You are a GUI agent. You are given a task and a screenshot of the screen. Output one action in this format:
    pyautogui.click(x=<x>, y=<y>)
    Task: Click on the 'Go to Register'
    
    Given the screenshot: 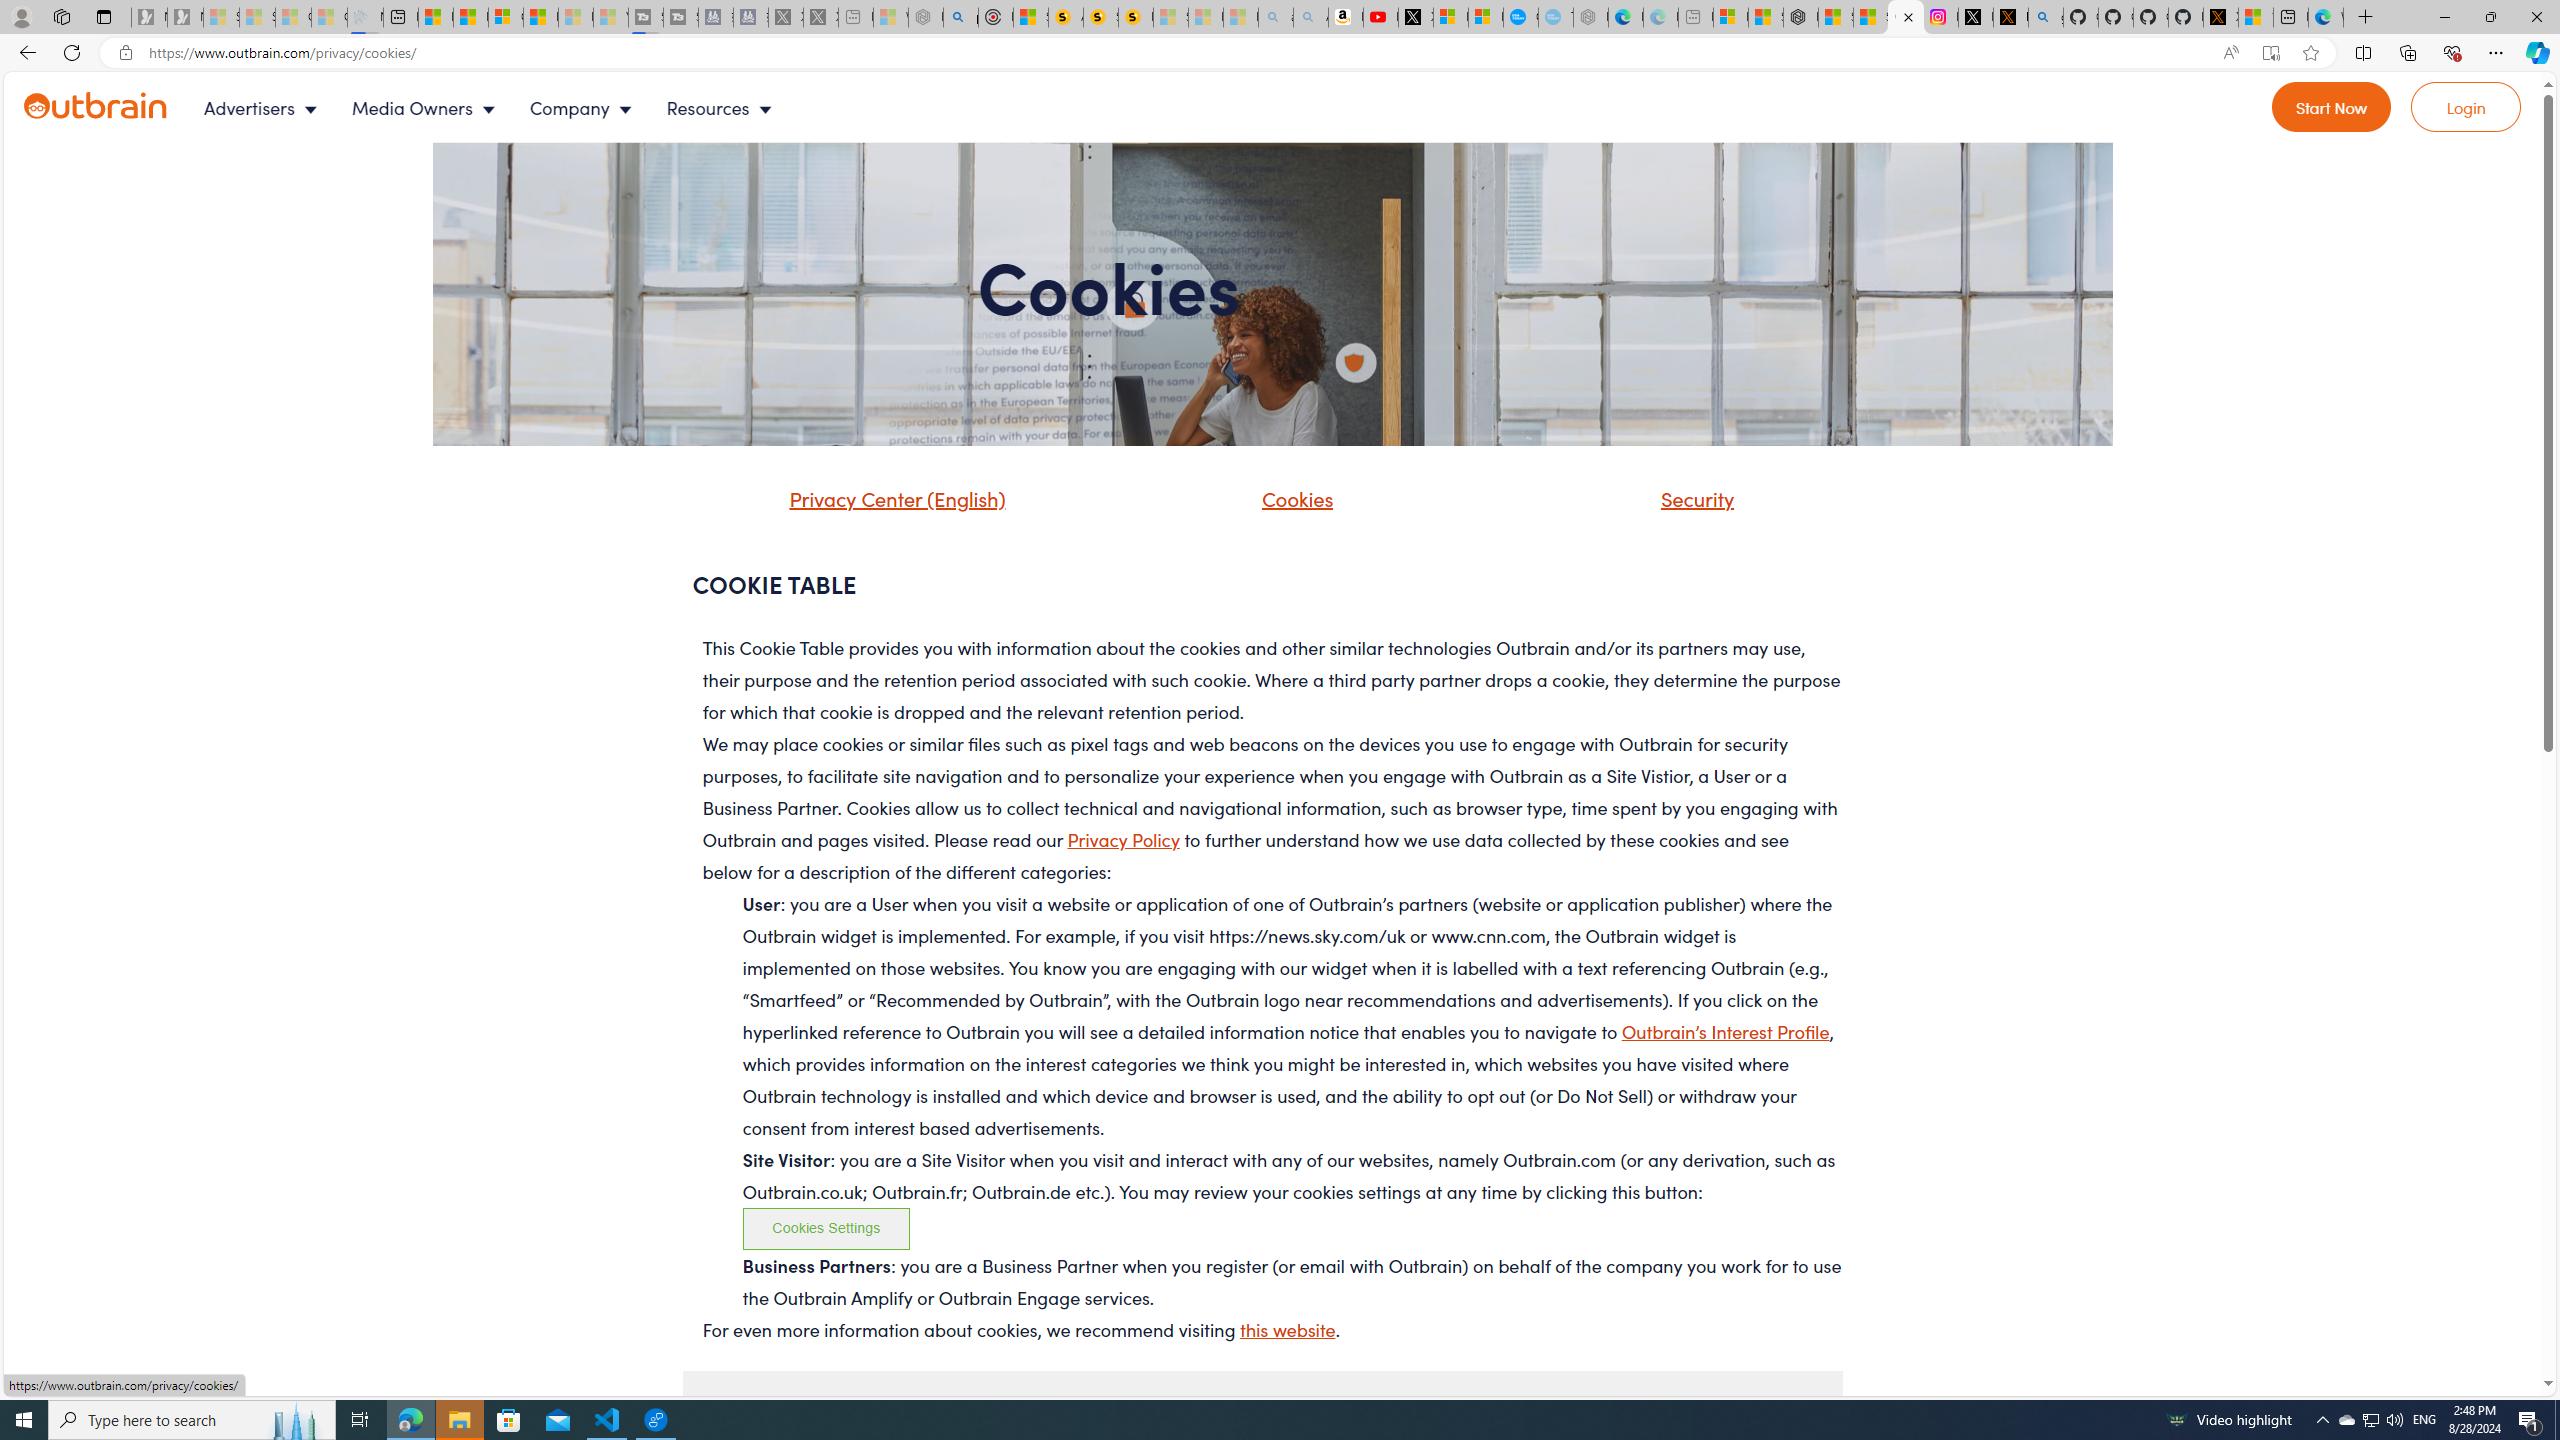 What is the action you would take?
    pyautogui.click(x=2331, y=107)
    